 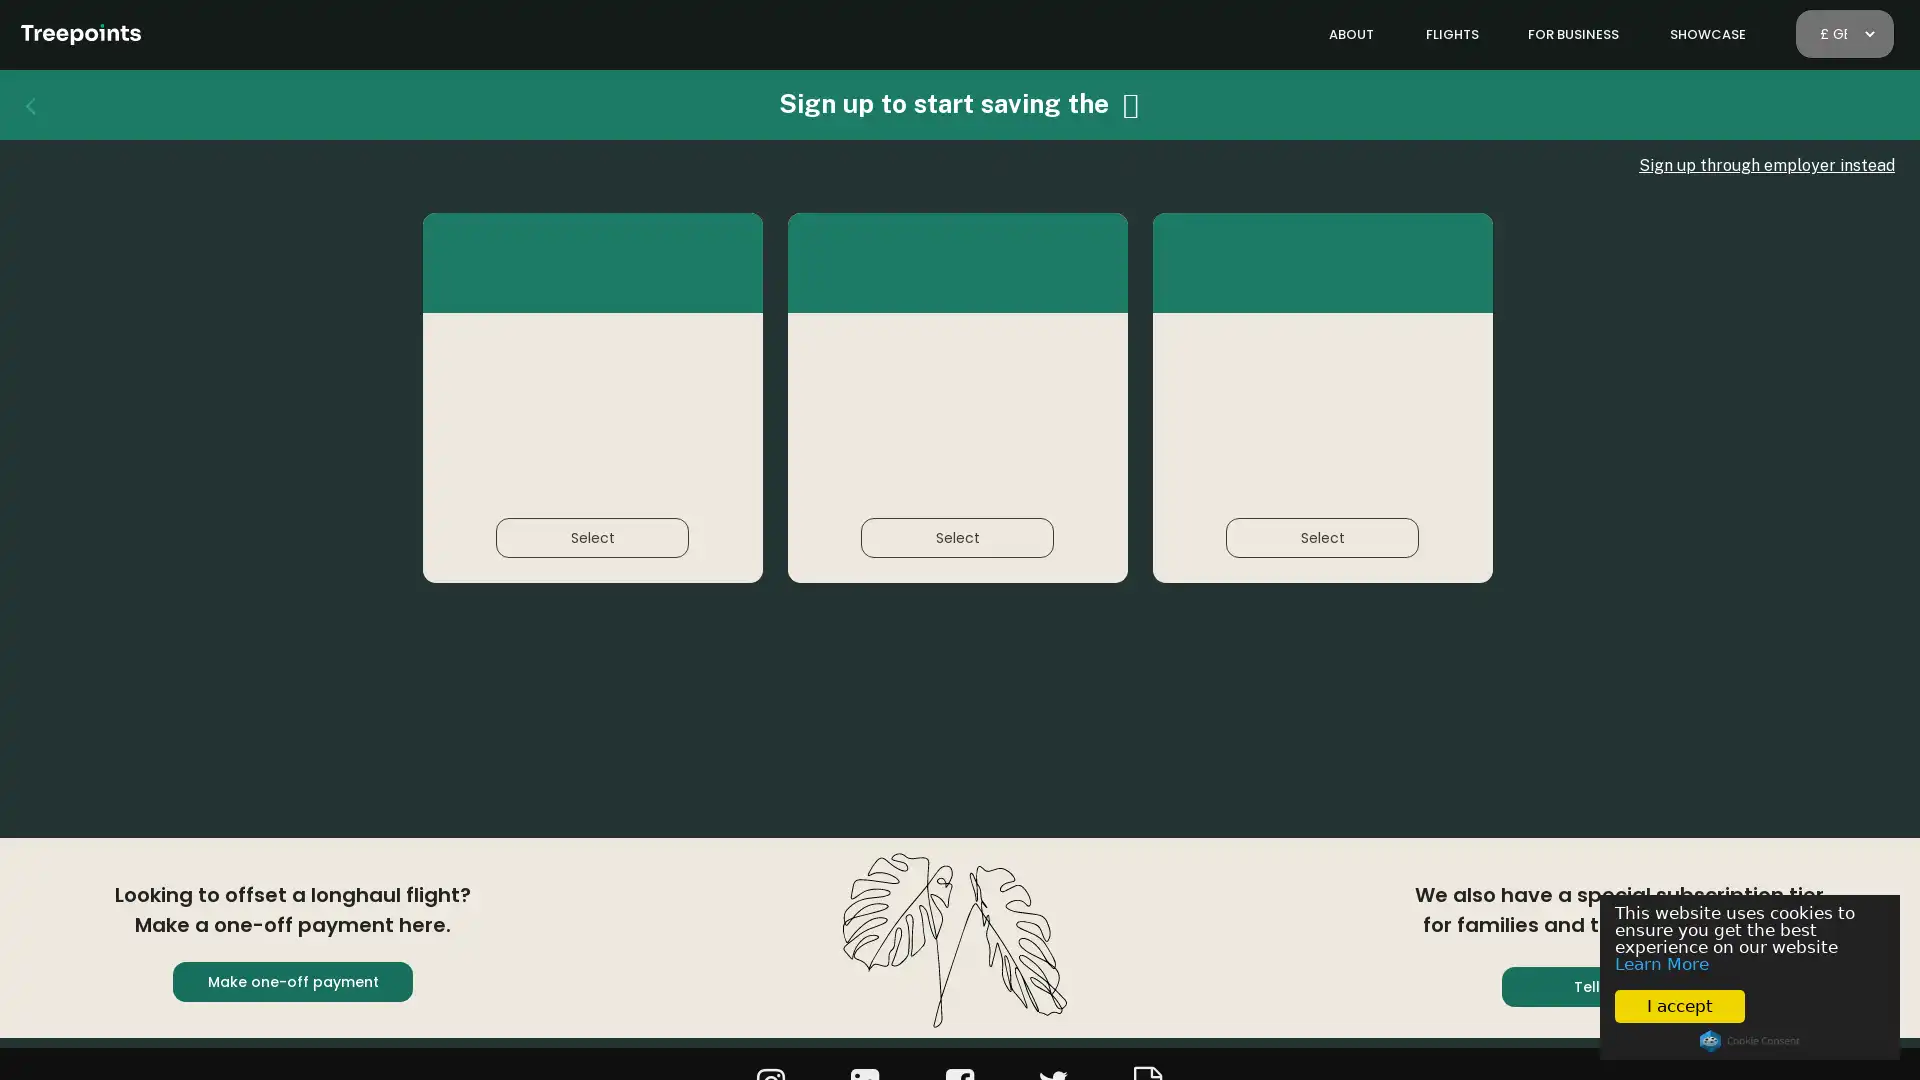 What do you see at coordinates (1322, 536) in the screenshot?
I see `Select` at bounding box center [1322, 536].